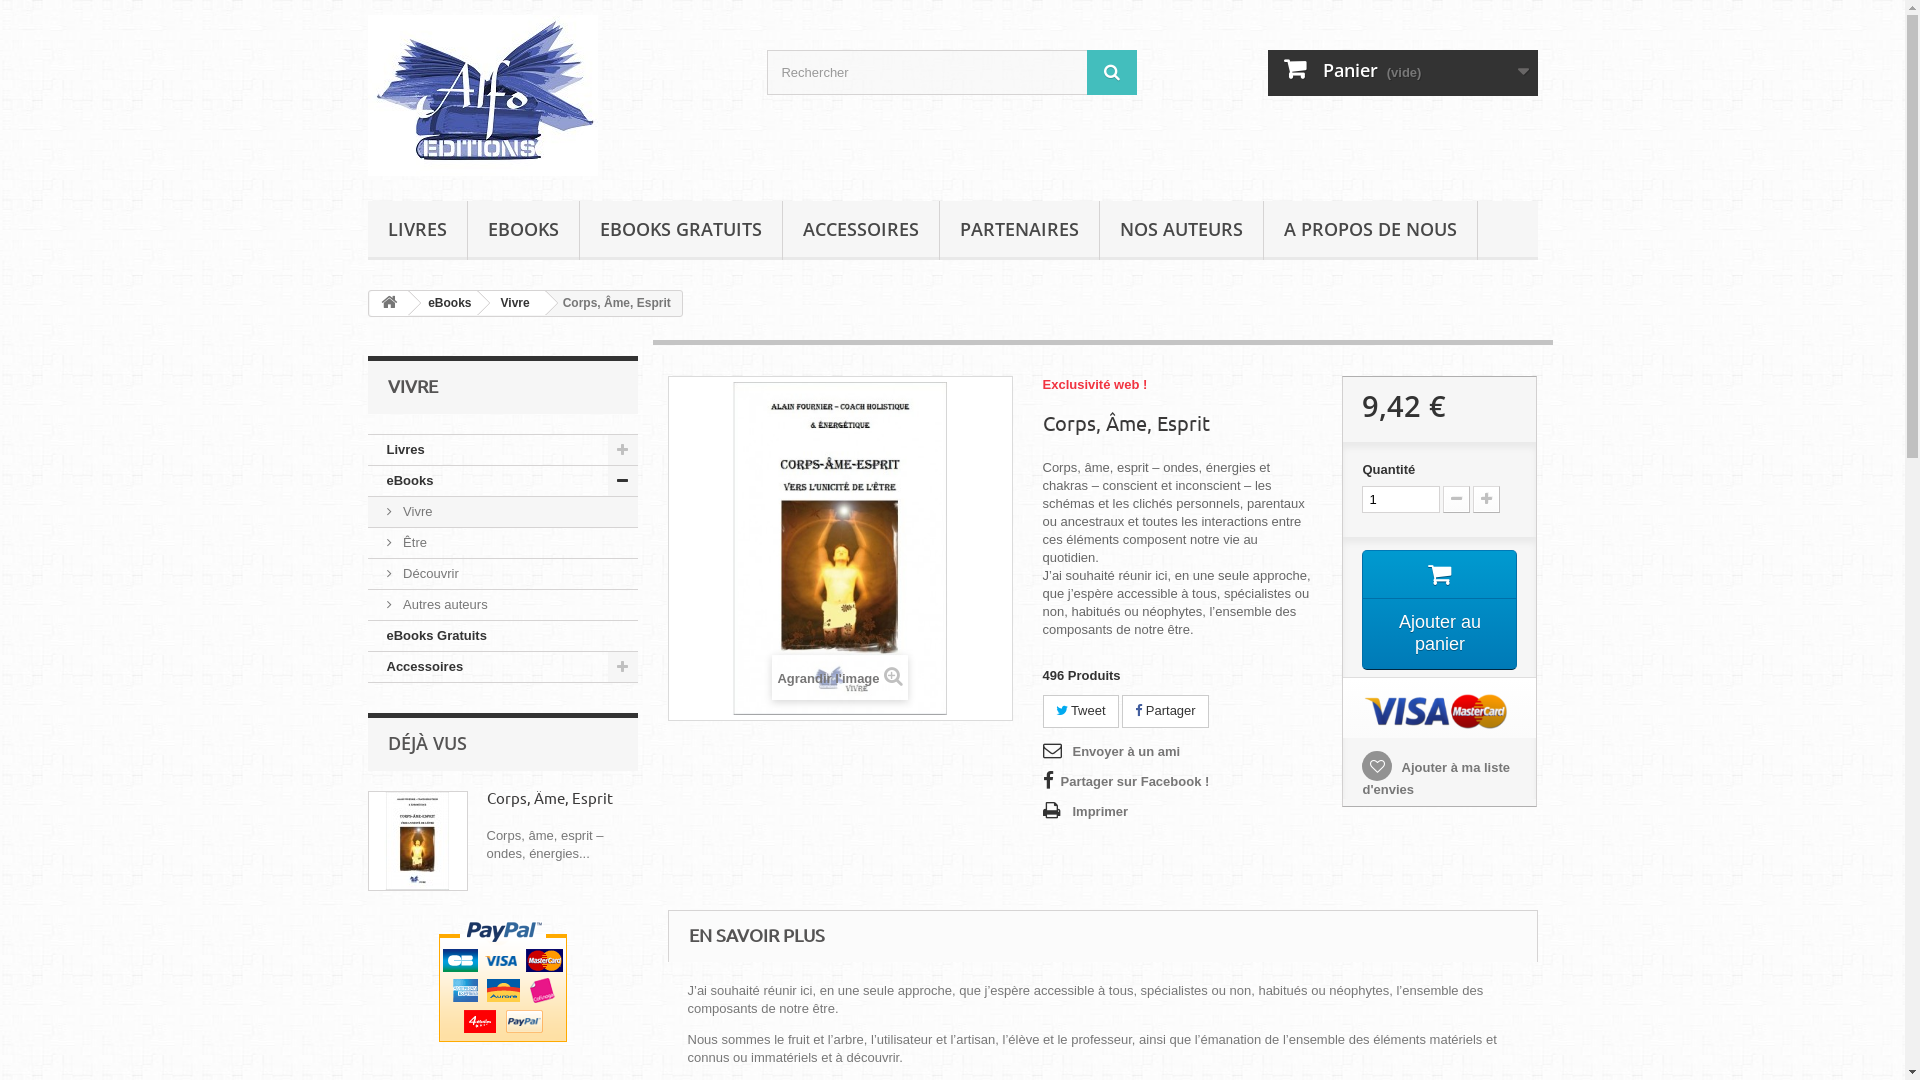 Image resolution: width=1920 pixels, height=1080 pixels. I want to click on 'A PROPOS DE NOUS', so click(1369, 229).